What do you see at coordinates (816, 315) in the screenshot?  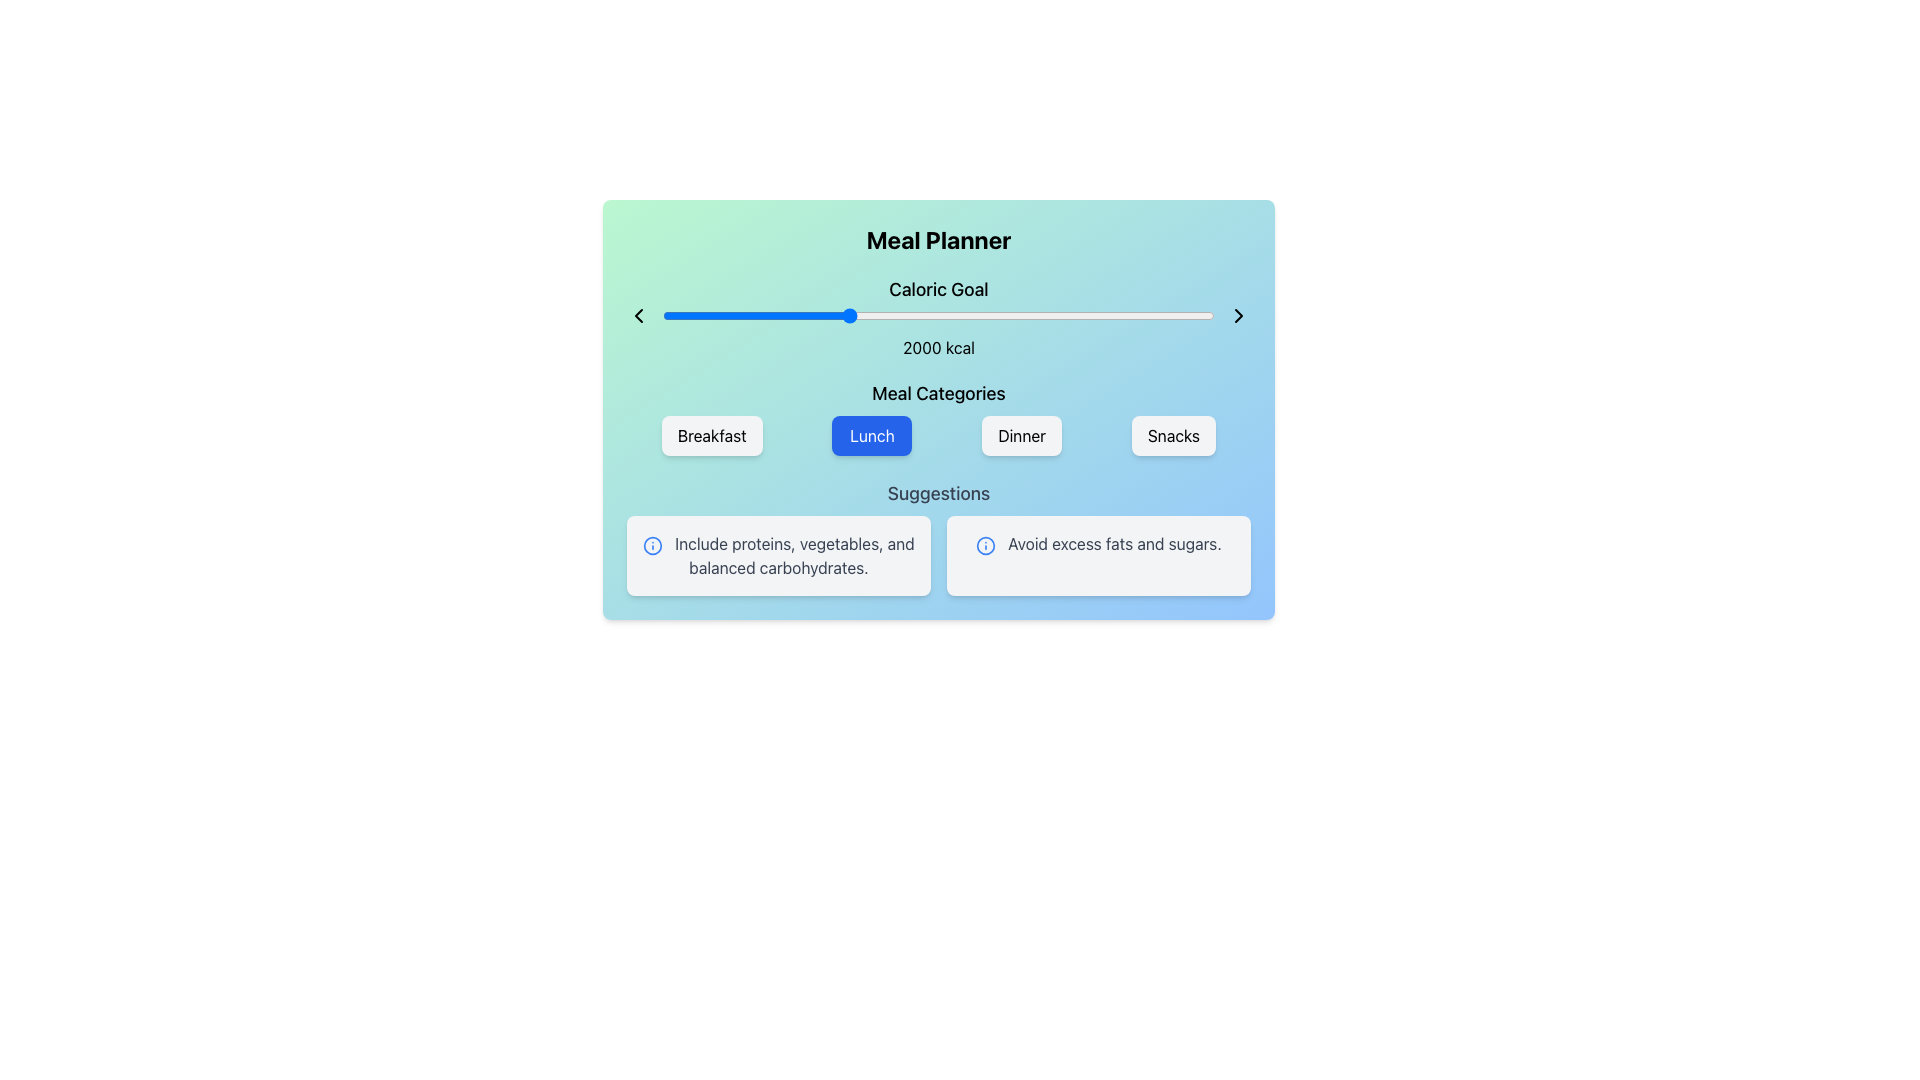 I see `the caloric goal` at bounding box center [816, 315].